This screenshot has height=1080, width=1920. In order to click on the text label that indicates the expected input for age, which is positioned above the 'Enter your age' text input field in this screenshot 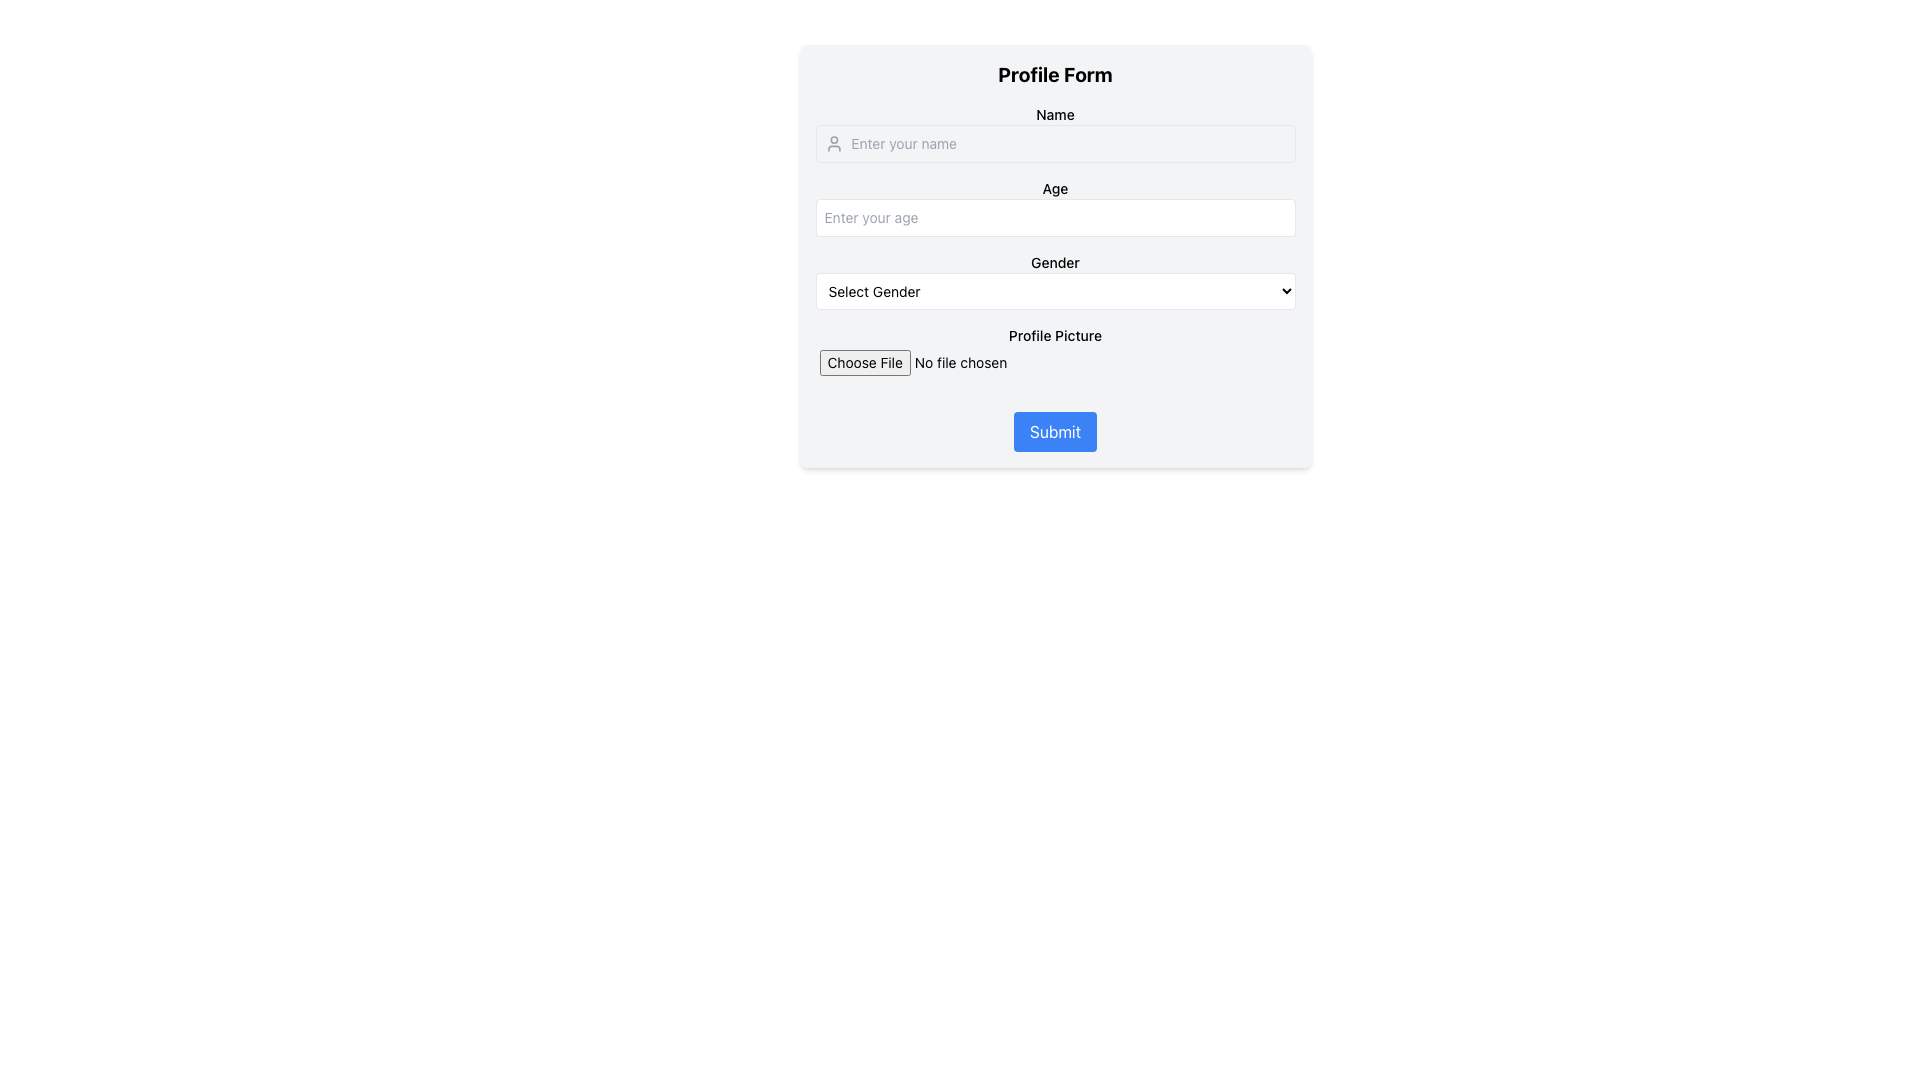, I will do `click(1054, 189)`.